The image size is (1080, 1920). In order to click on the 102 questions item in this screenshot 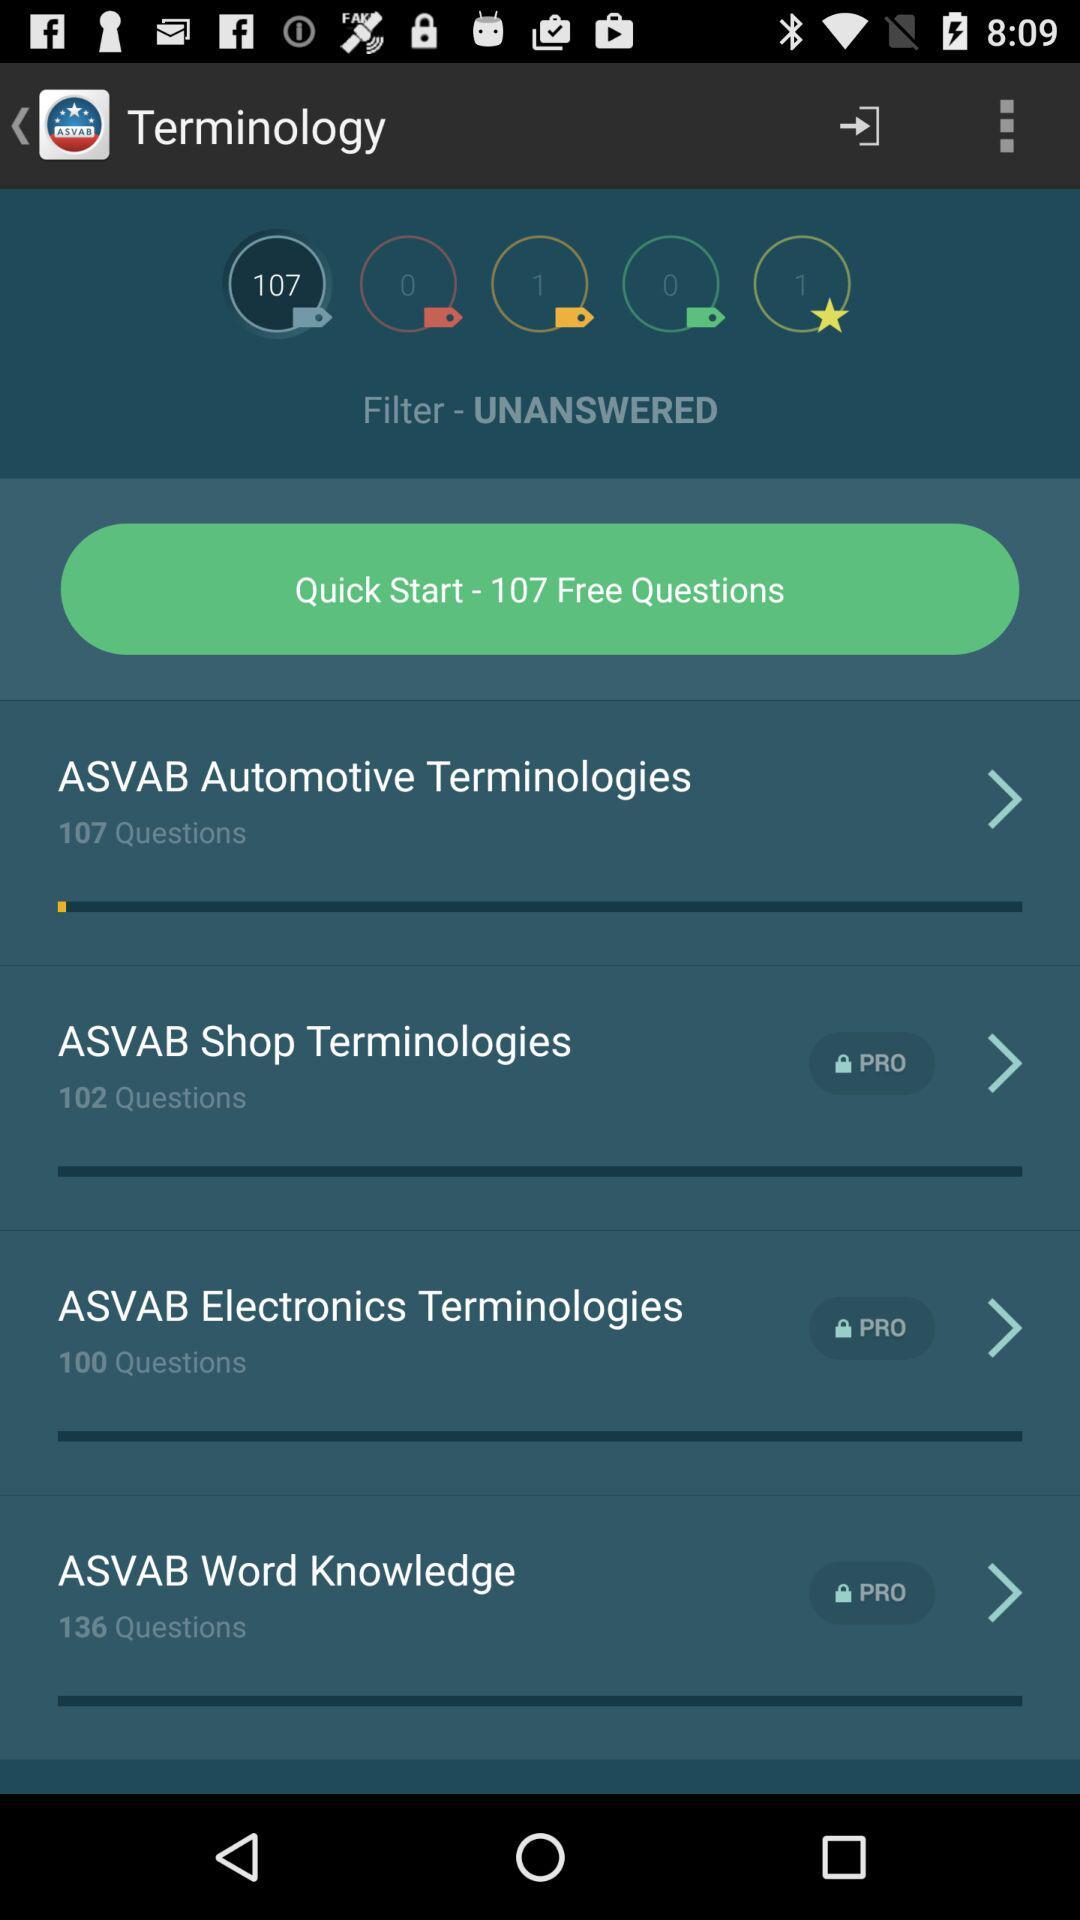, I will do `click(151, 1095)`.